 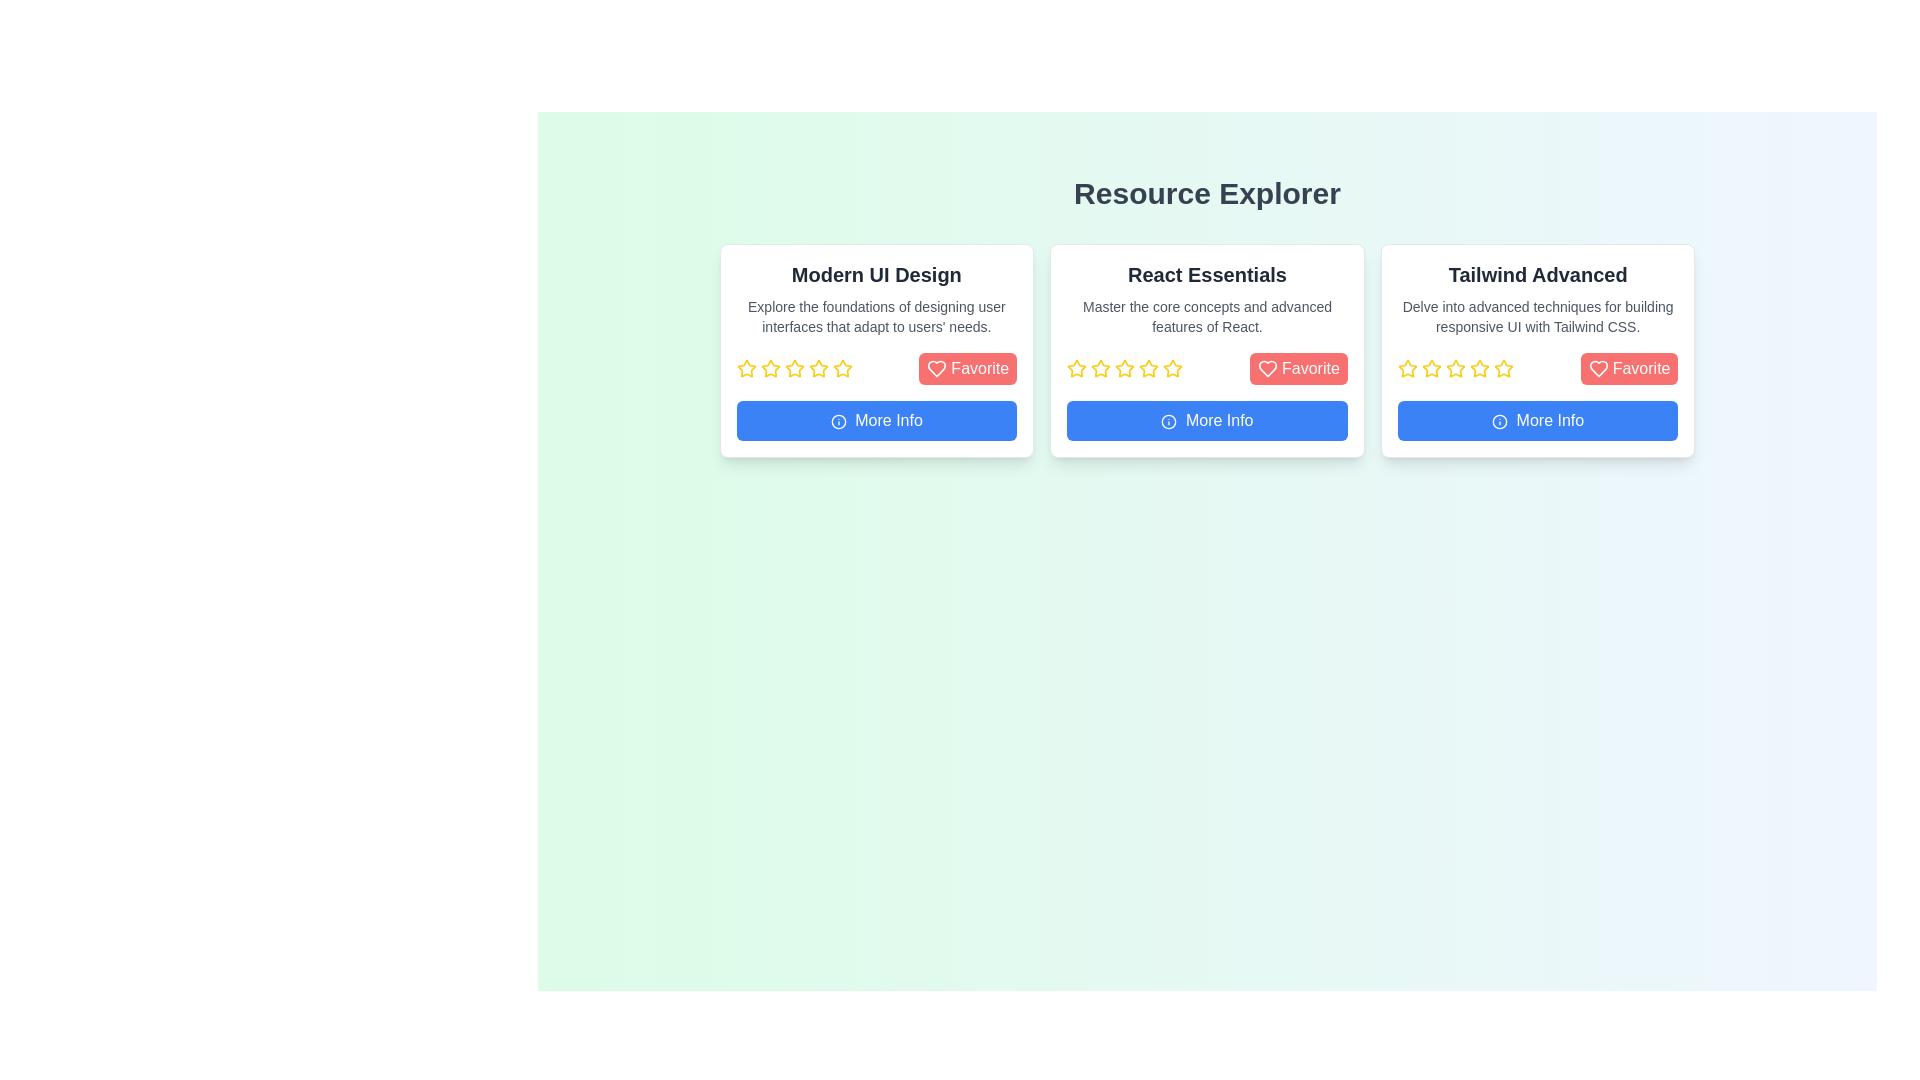 What do you see at coordinates (842, 368) in the screenshot?
I see `the second star-shaped rating icon filled with yellow color under the 'Modern UI Design' section in the Resource Explorer to rate it` at bounding box center [842, 368].